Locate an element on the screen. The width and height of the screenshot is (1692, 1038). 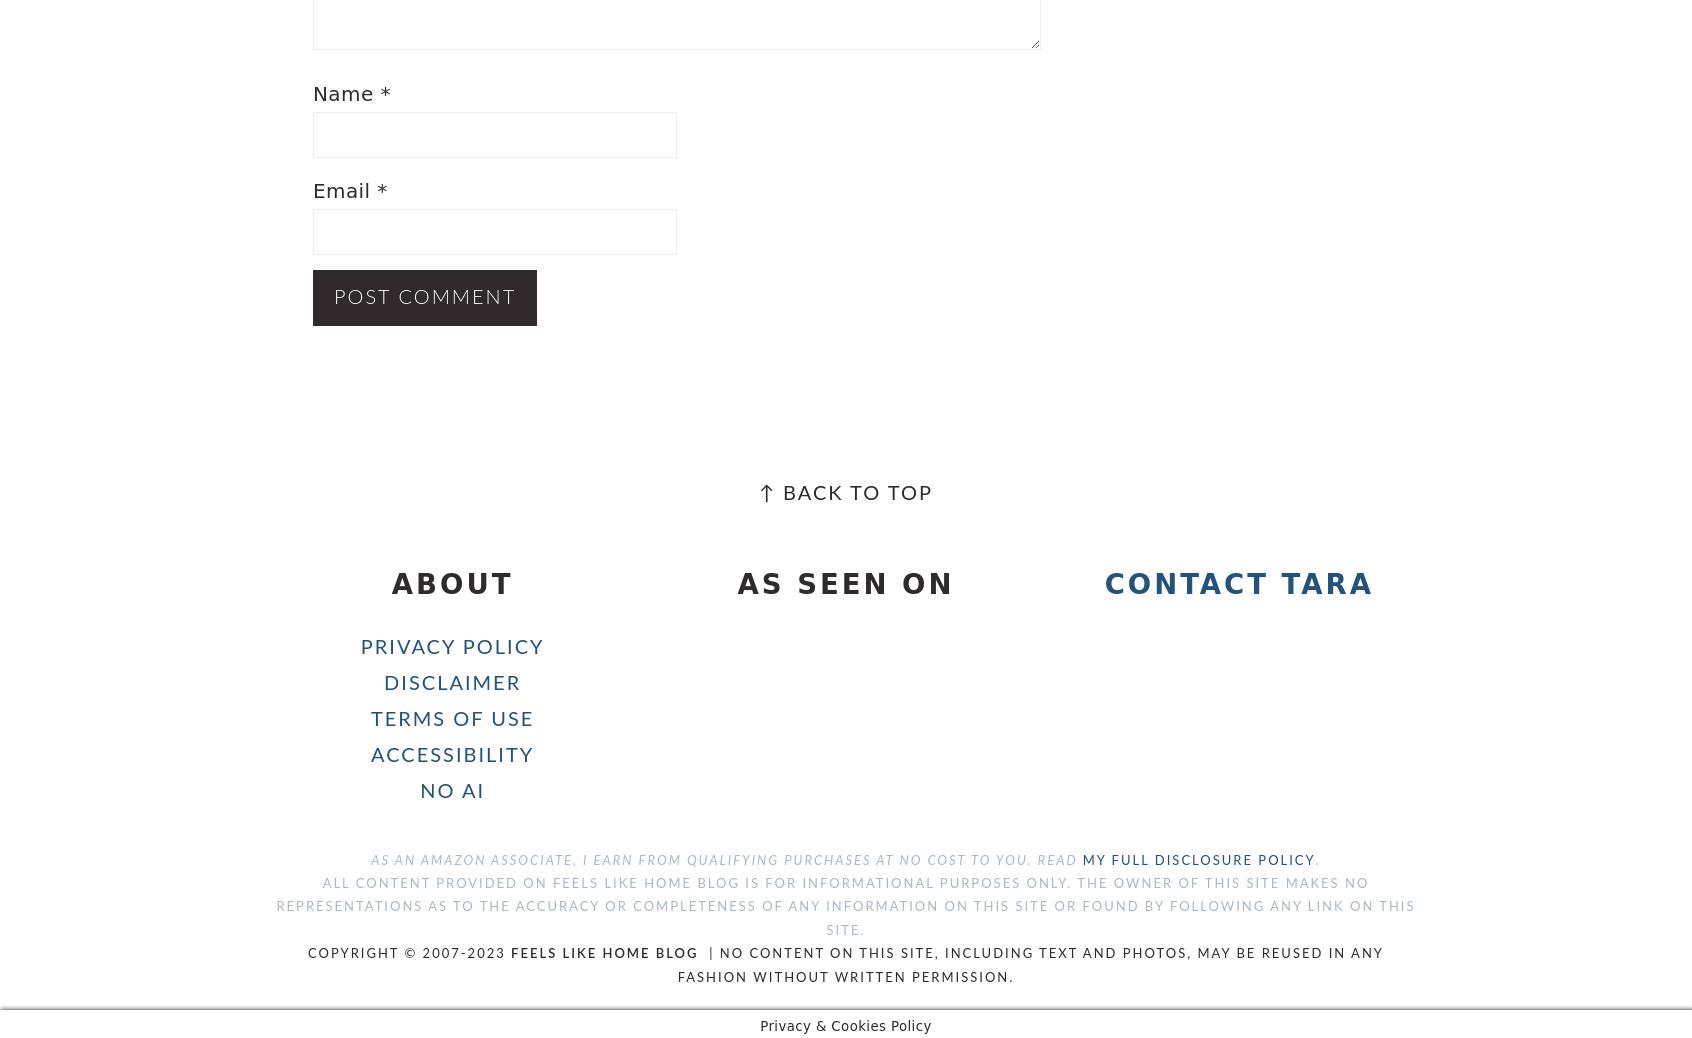
'Contact Tara' is located at coordinates (1239, 582).